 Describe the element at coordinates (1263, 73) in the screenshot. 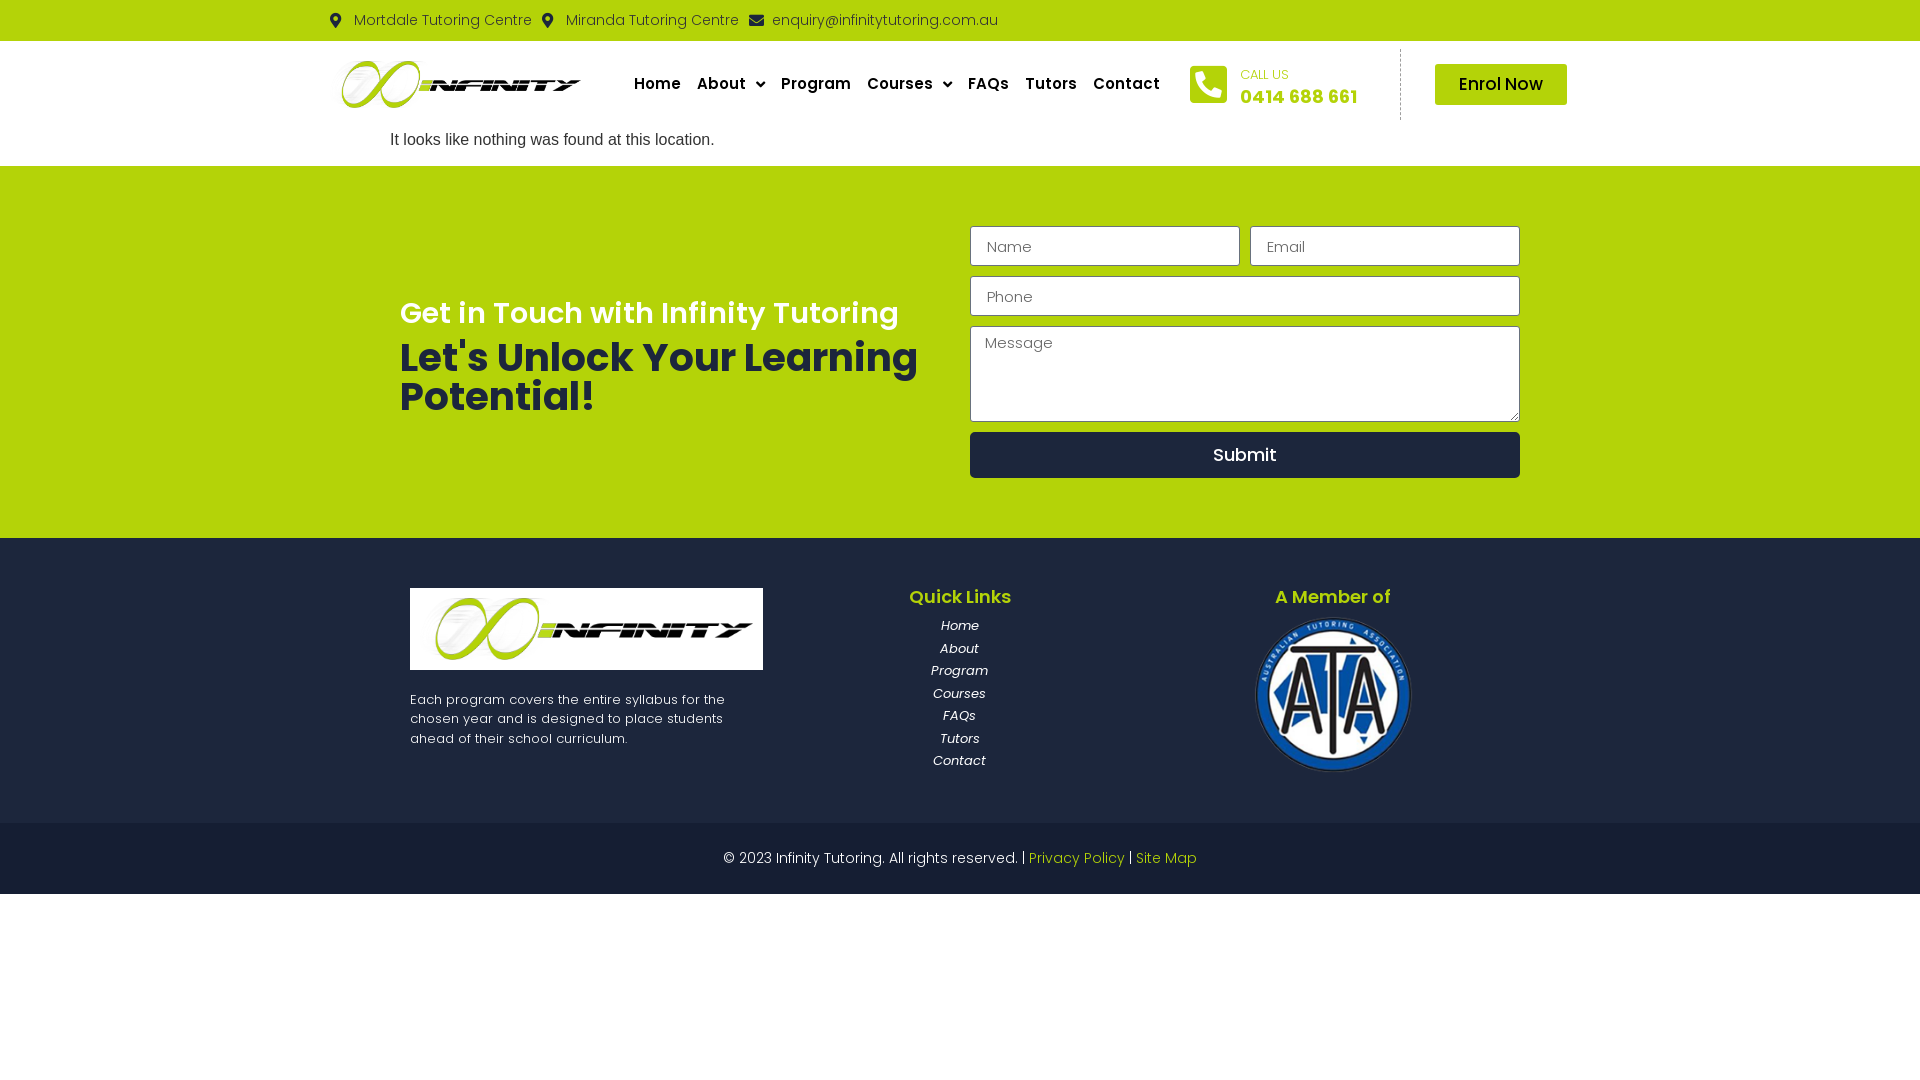

I see `'CALL US'` at that location.